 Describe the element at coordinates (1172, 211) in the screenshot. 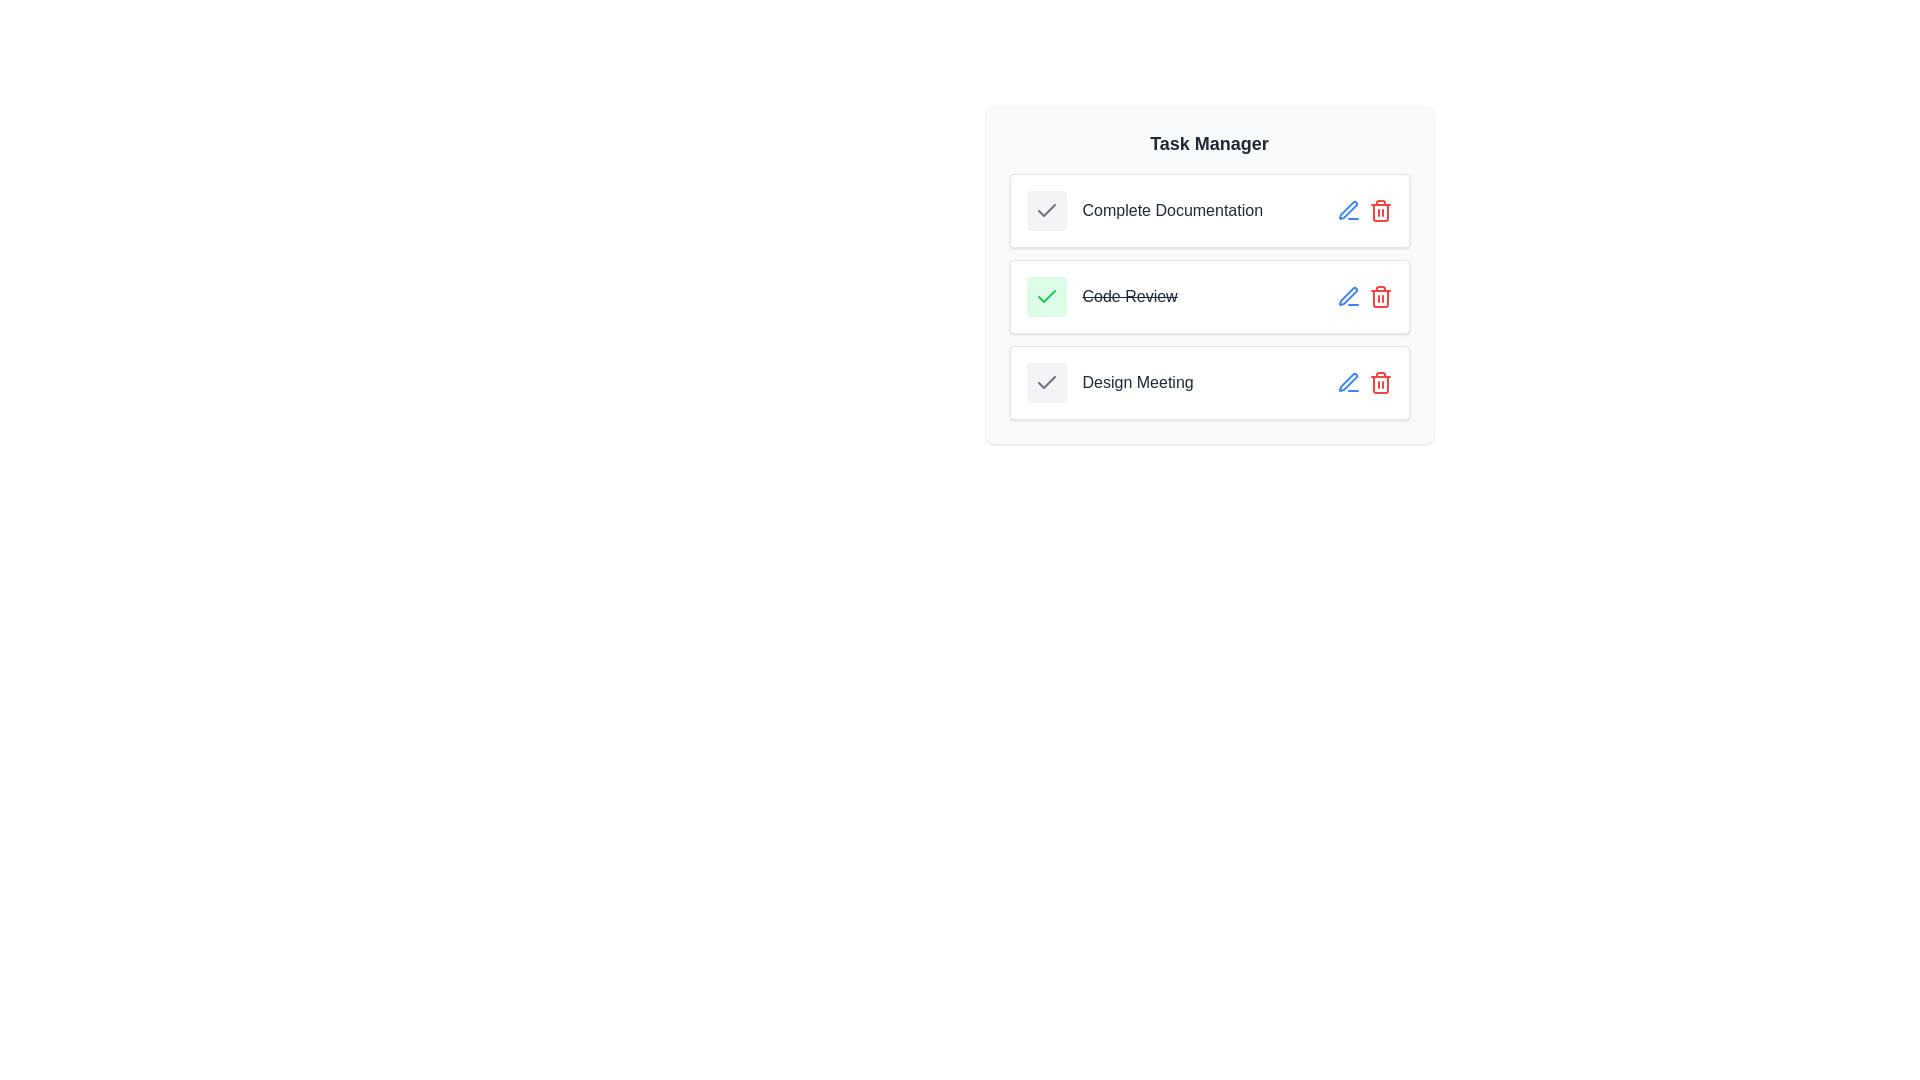

I see `the text of the static label displaying 'Complete Documentation' located between a checkmark icon and an edit icon in the task list` at that location.